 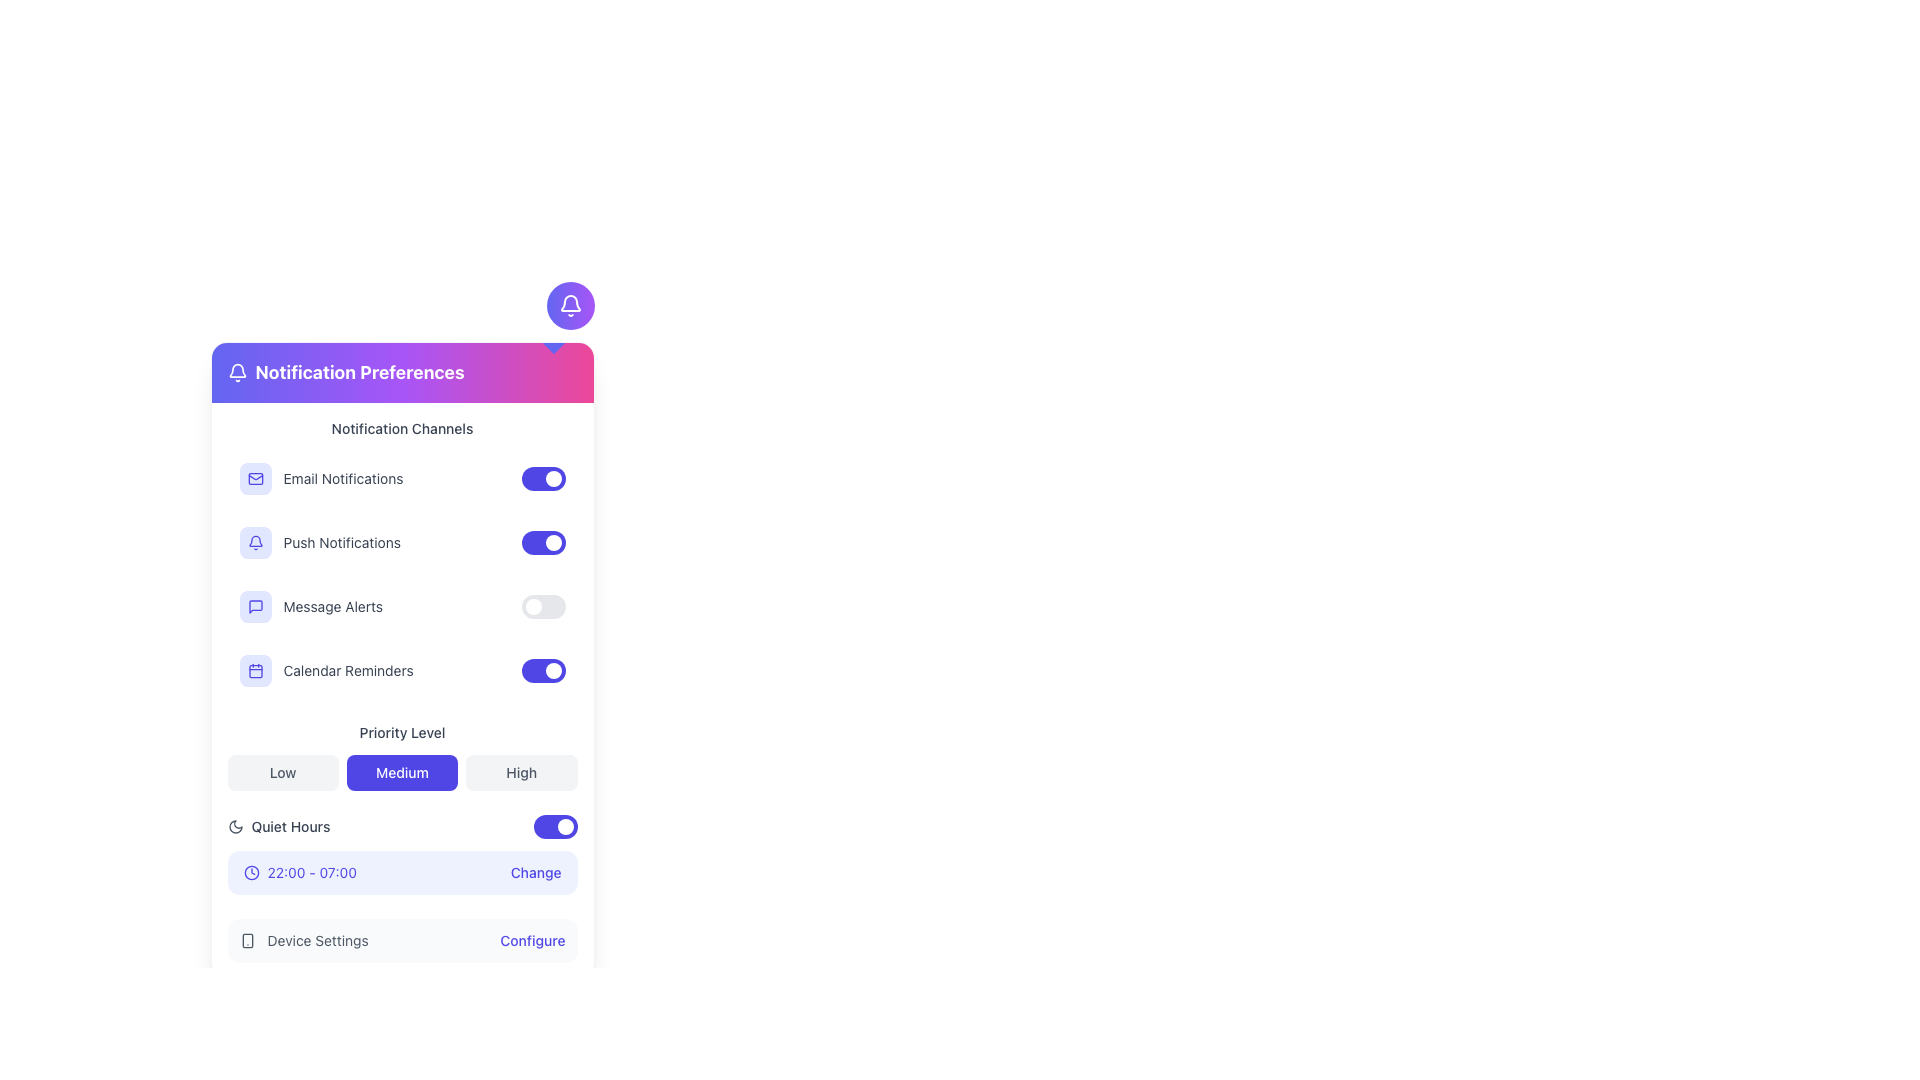 What do you see at coordinates (250, 871) in the screenshot?
I see `the clock icon representing 'Quiet Hours' located at the start of the section, adjacent to the text '22:00 - 07:00'` at bounding box center [250, 871].